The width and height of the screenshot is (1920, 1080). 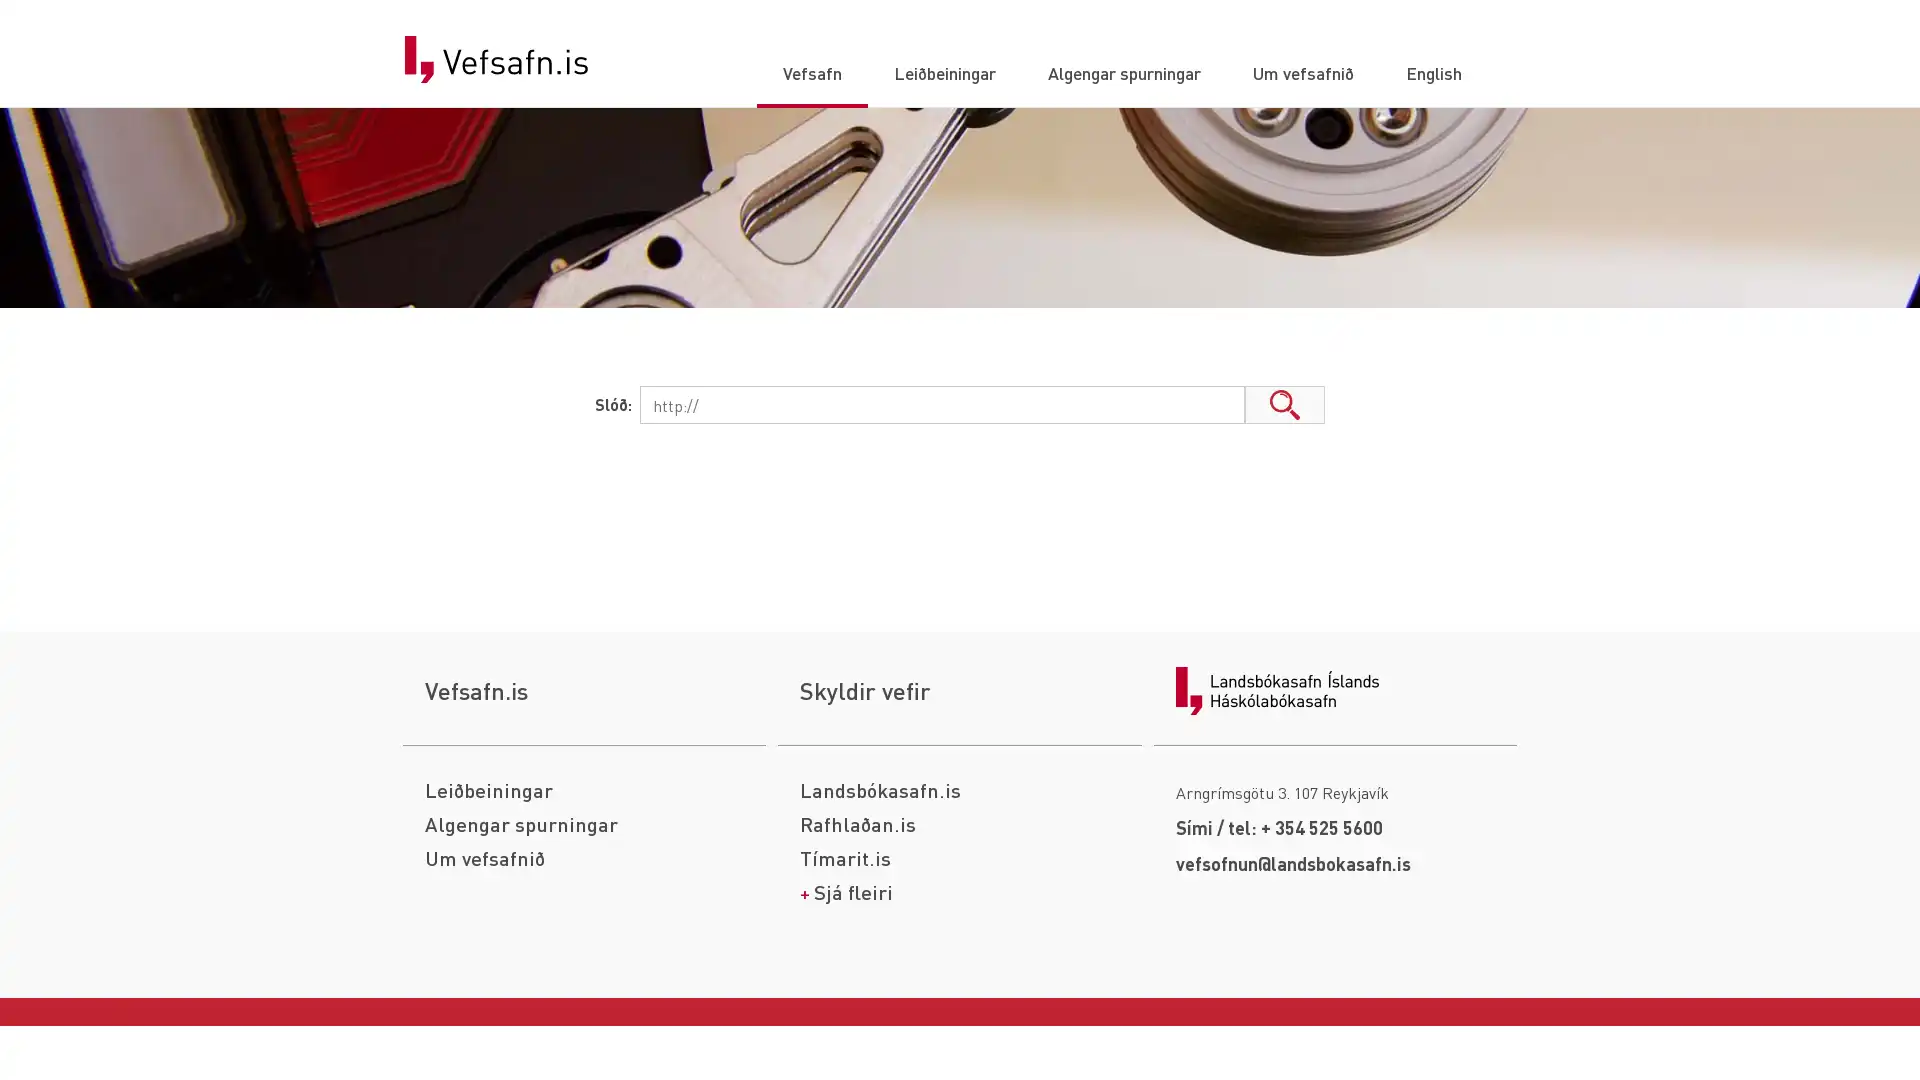 I want to click on Leita, so click(x=1285, y=405).